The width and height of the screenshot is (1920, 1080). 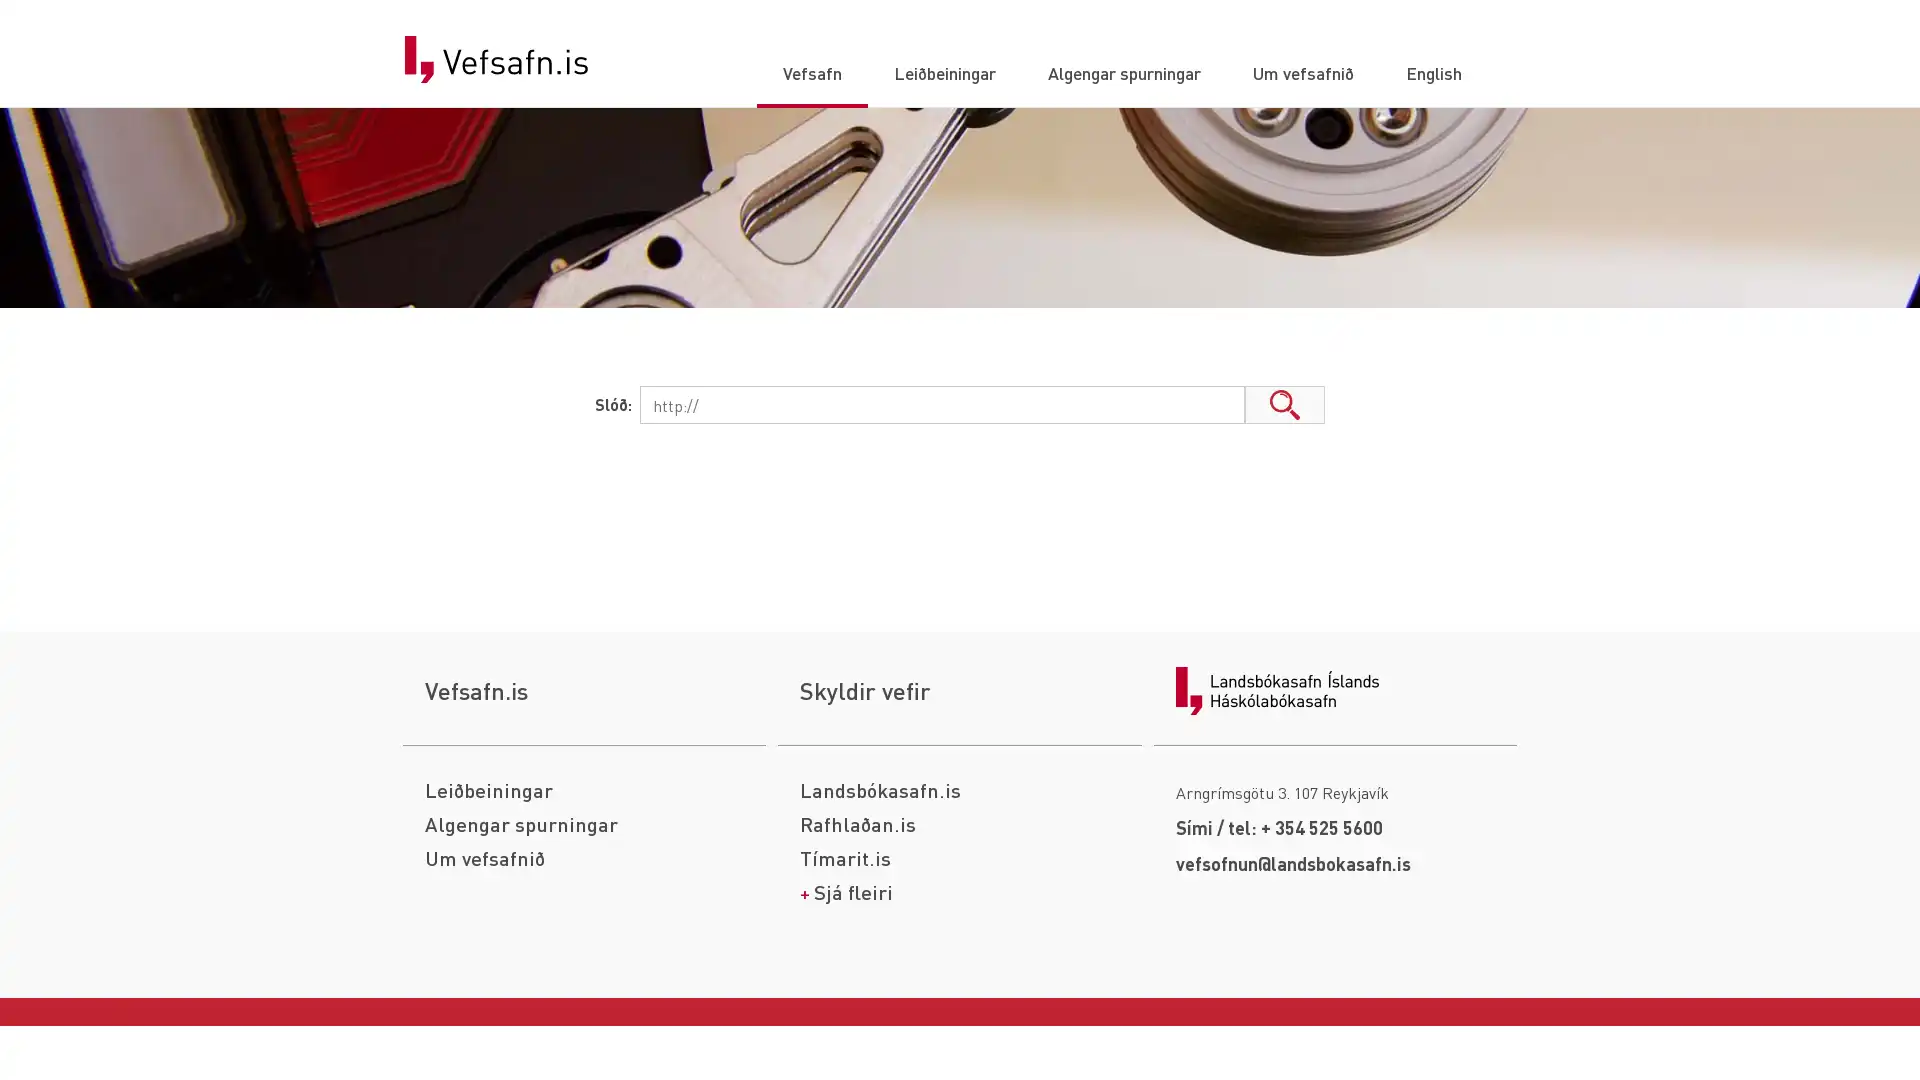 I want to click on Leita, so click(x=1285, y=405).